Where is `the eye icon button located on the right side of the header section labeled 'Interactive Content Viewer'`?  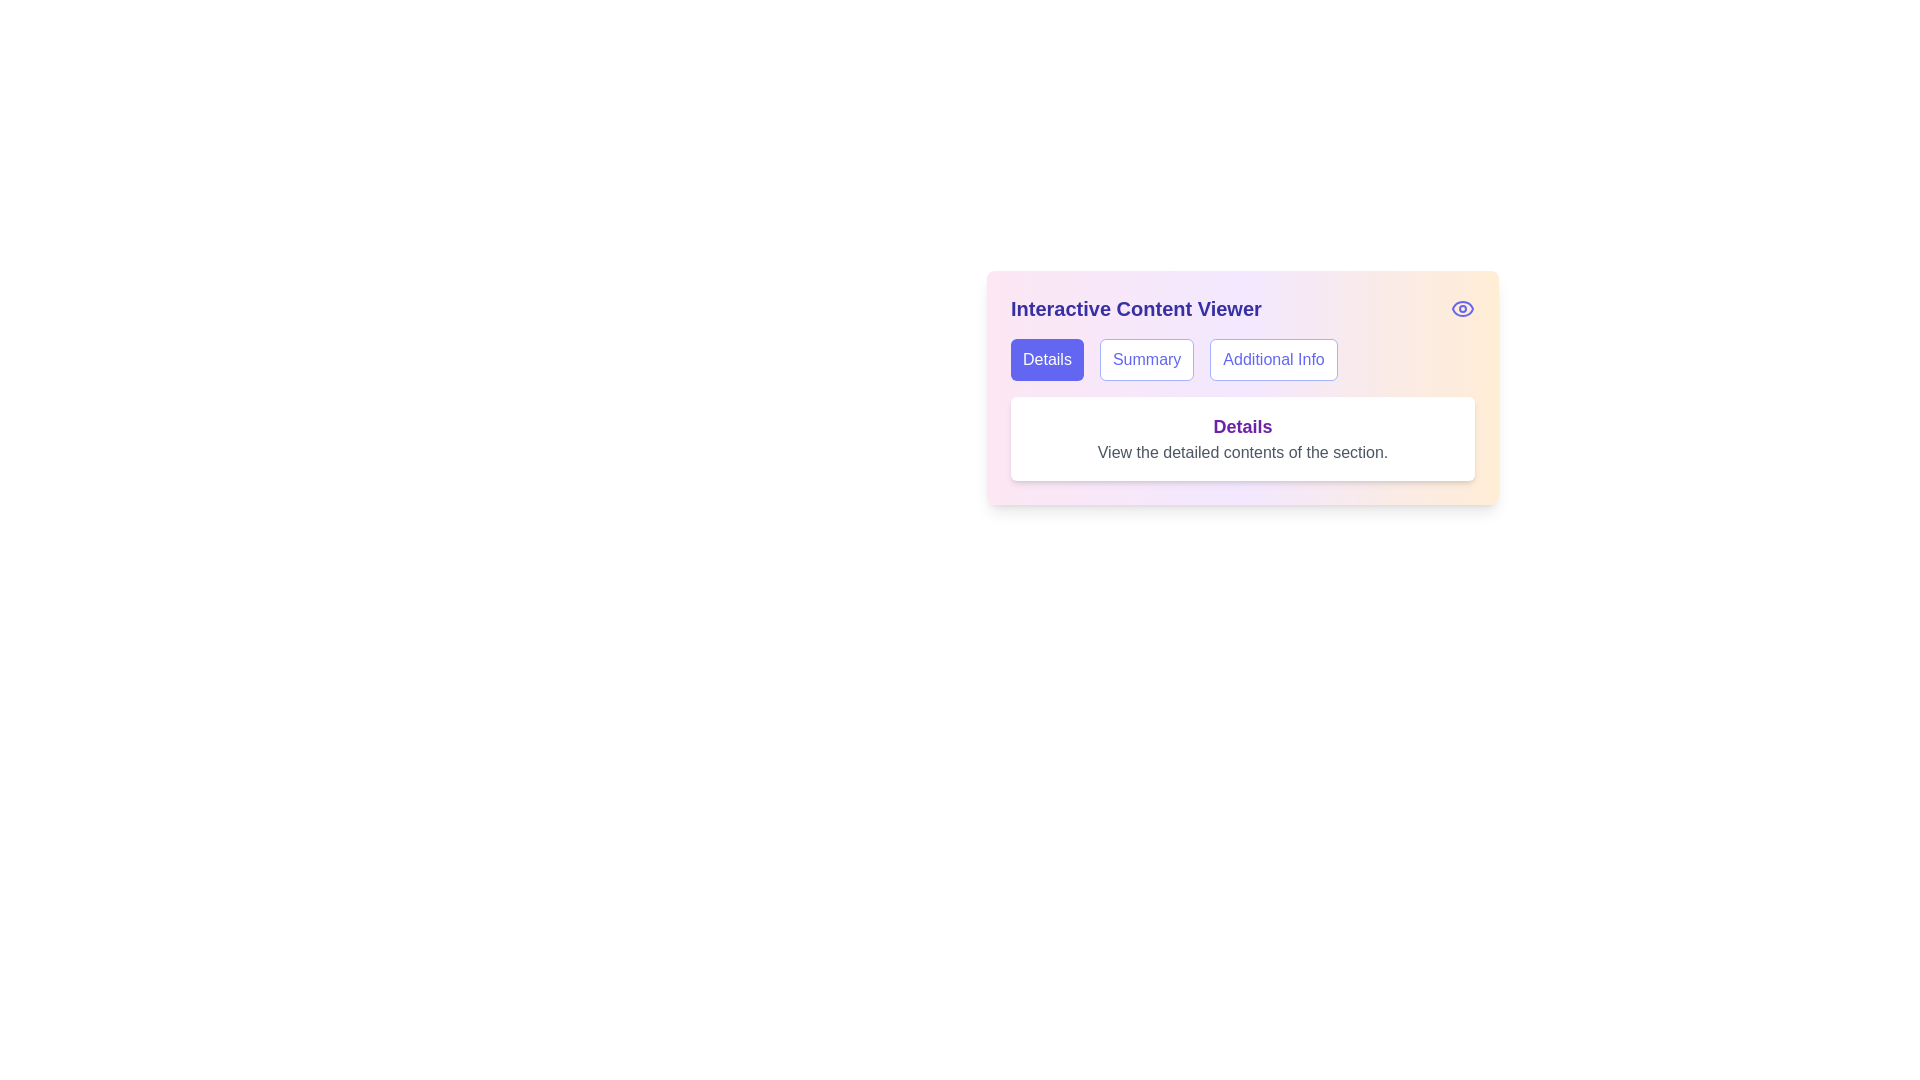
the eye icon button located on the right side of the header section labeled 'Interactive Content Viewer' is located at coordinates (1463, 308).